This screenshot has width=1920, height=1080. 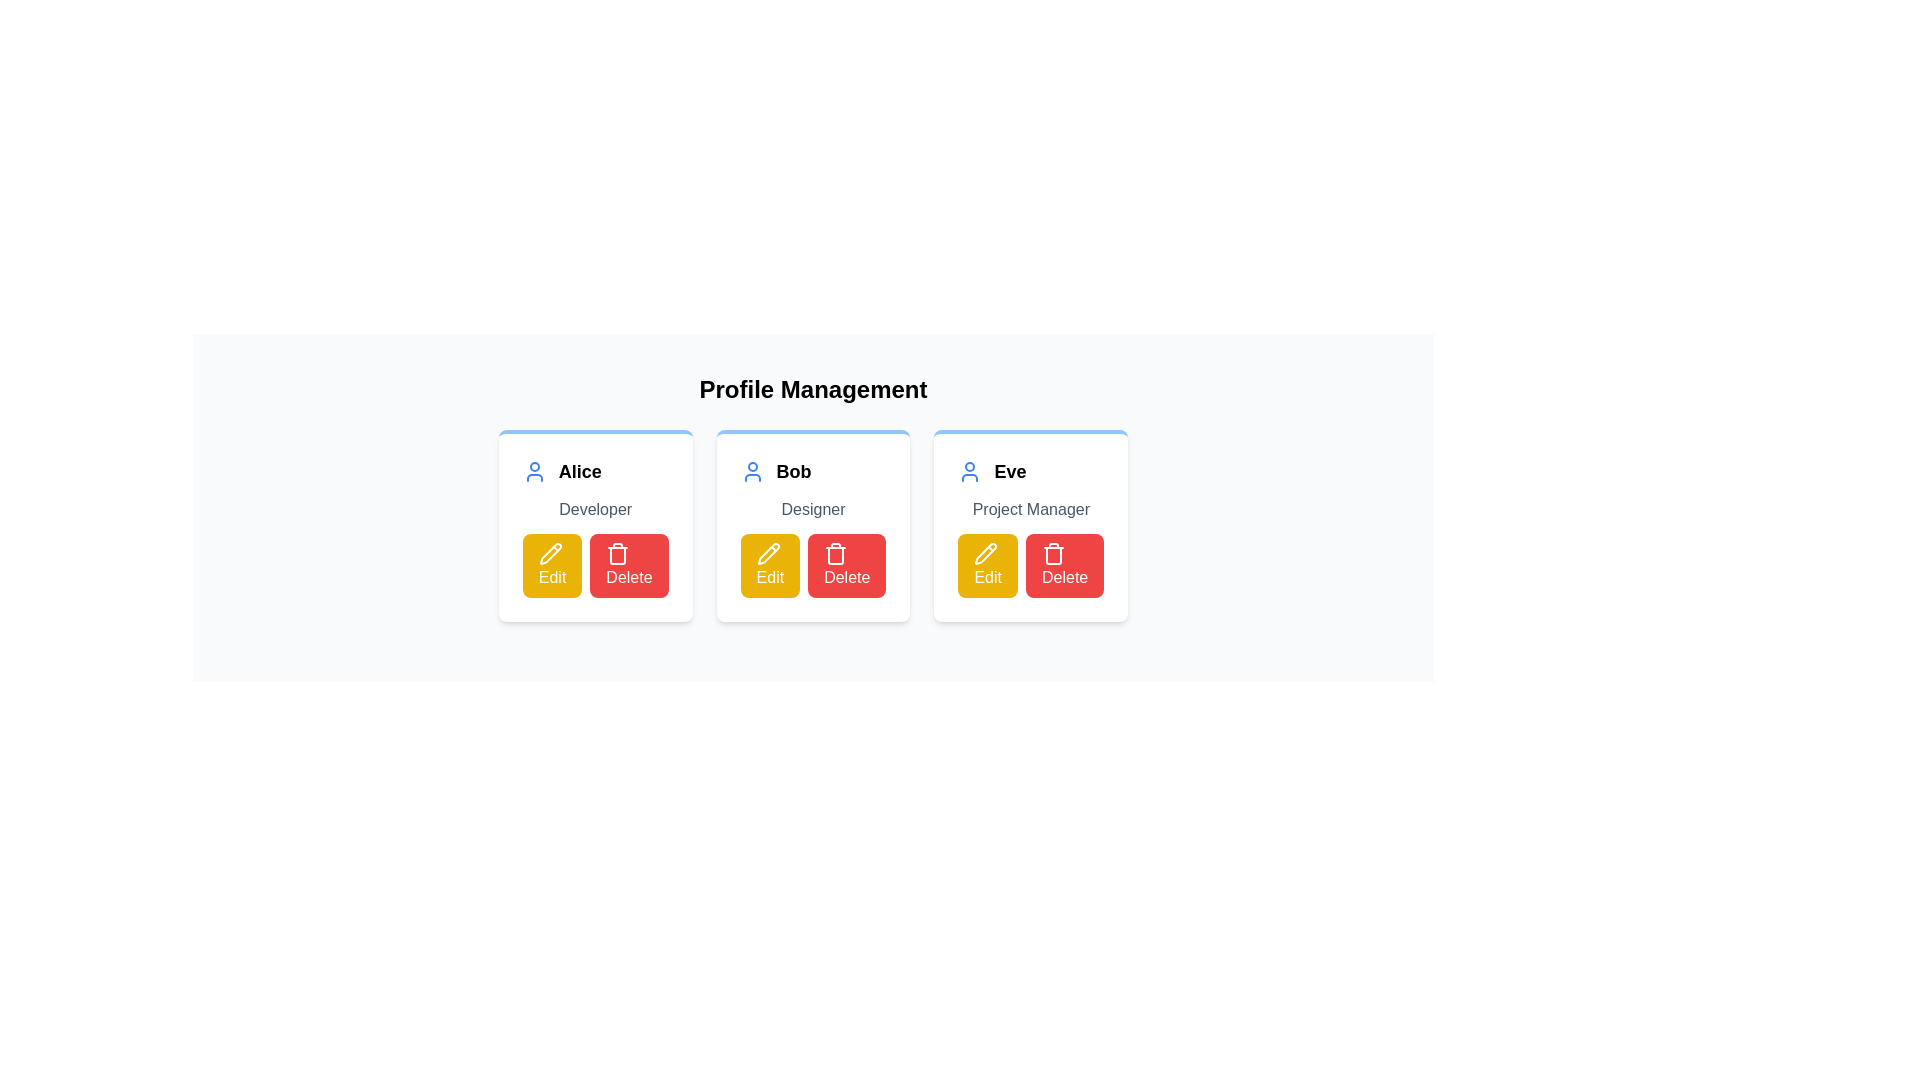 I want to click on the yellow 'Edit' button with a pencil icon located in the middle card labeled 'Bob' to initiate the edit functionality, so click(x=769, y=566).